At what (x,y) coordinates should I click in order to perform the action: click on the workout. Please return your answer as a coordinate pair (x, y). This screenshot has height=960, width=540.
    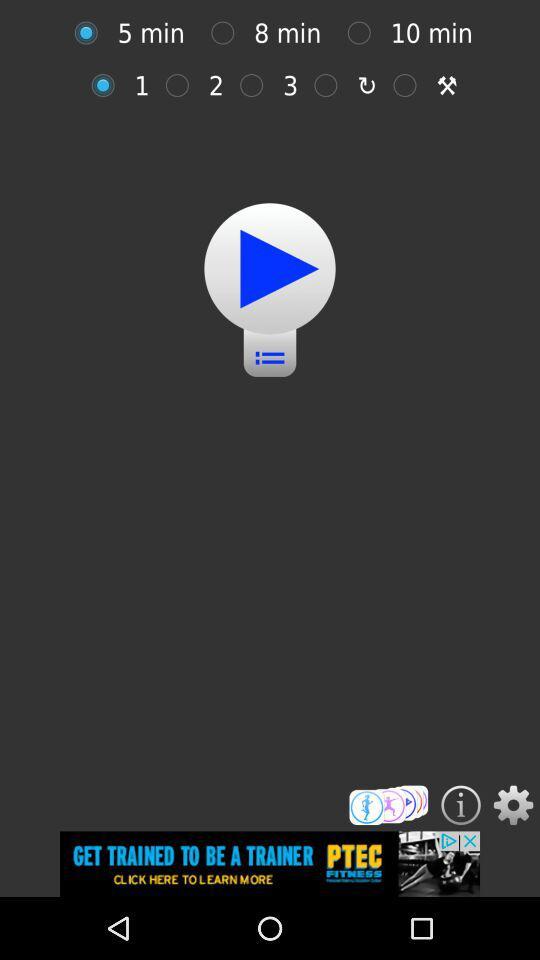
    Looking at the image, I should click on (270, 267).